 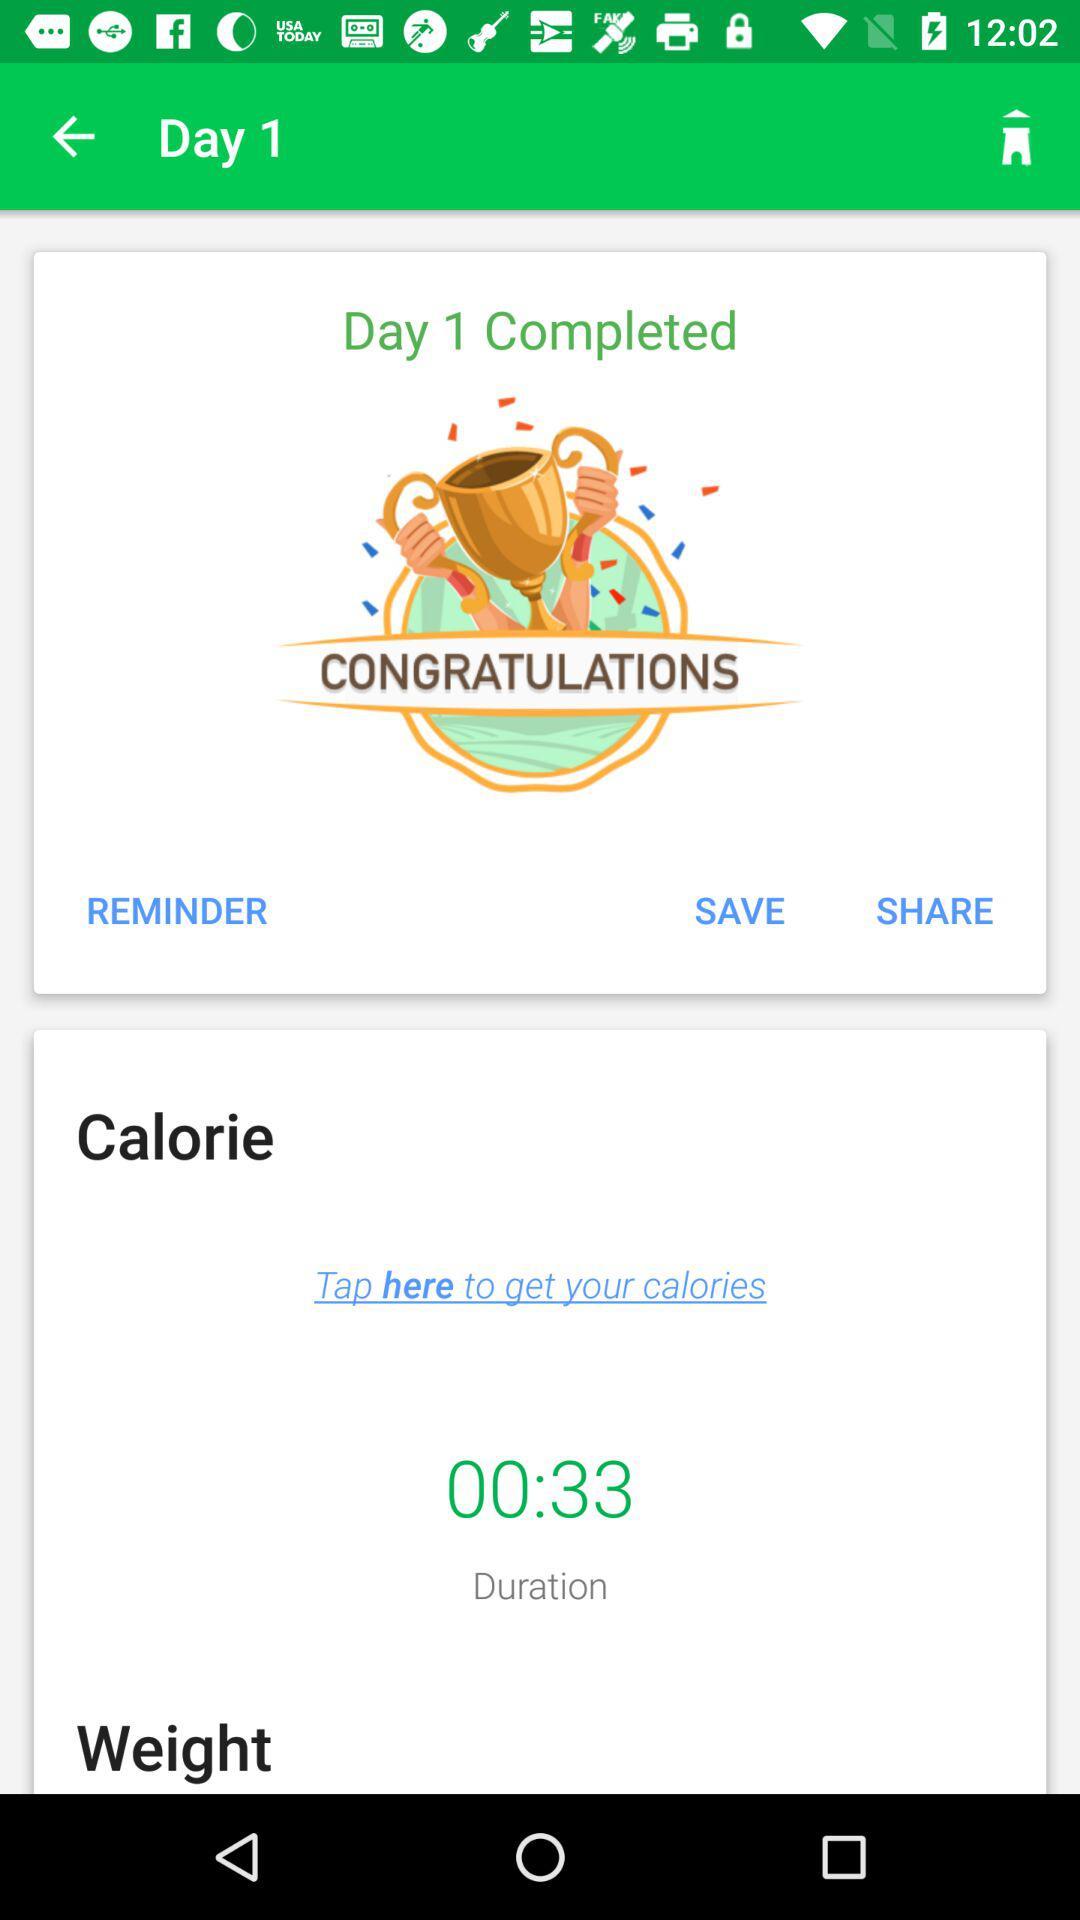 What do you see at coordinates (1017, 135) in the screenshot?
I see `icon next to day 1 app` at bounding box center [1017, 135].